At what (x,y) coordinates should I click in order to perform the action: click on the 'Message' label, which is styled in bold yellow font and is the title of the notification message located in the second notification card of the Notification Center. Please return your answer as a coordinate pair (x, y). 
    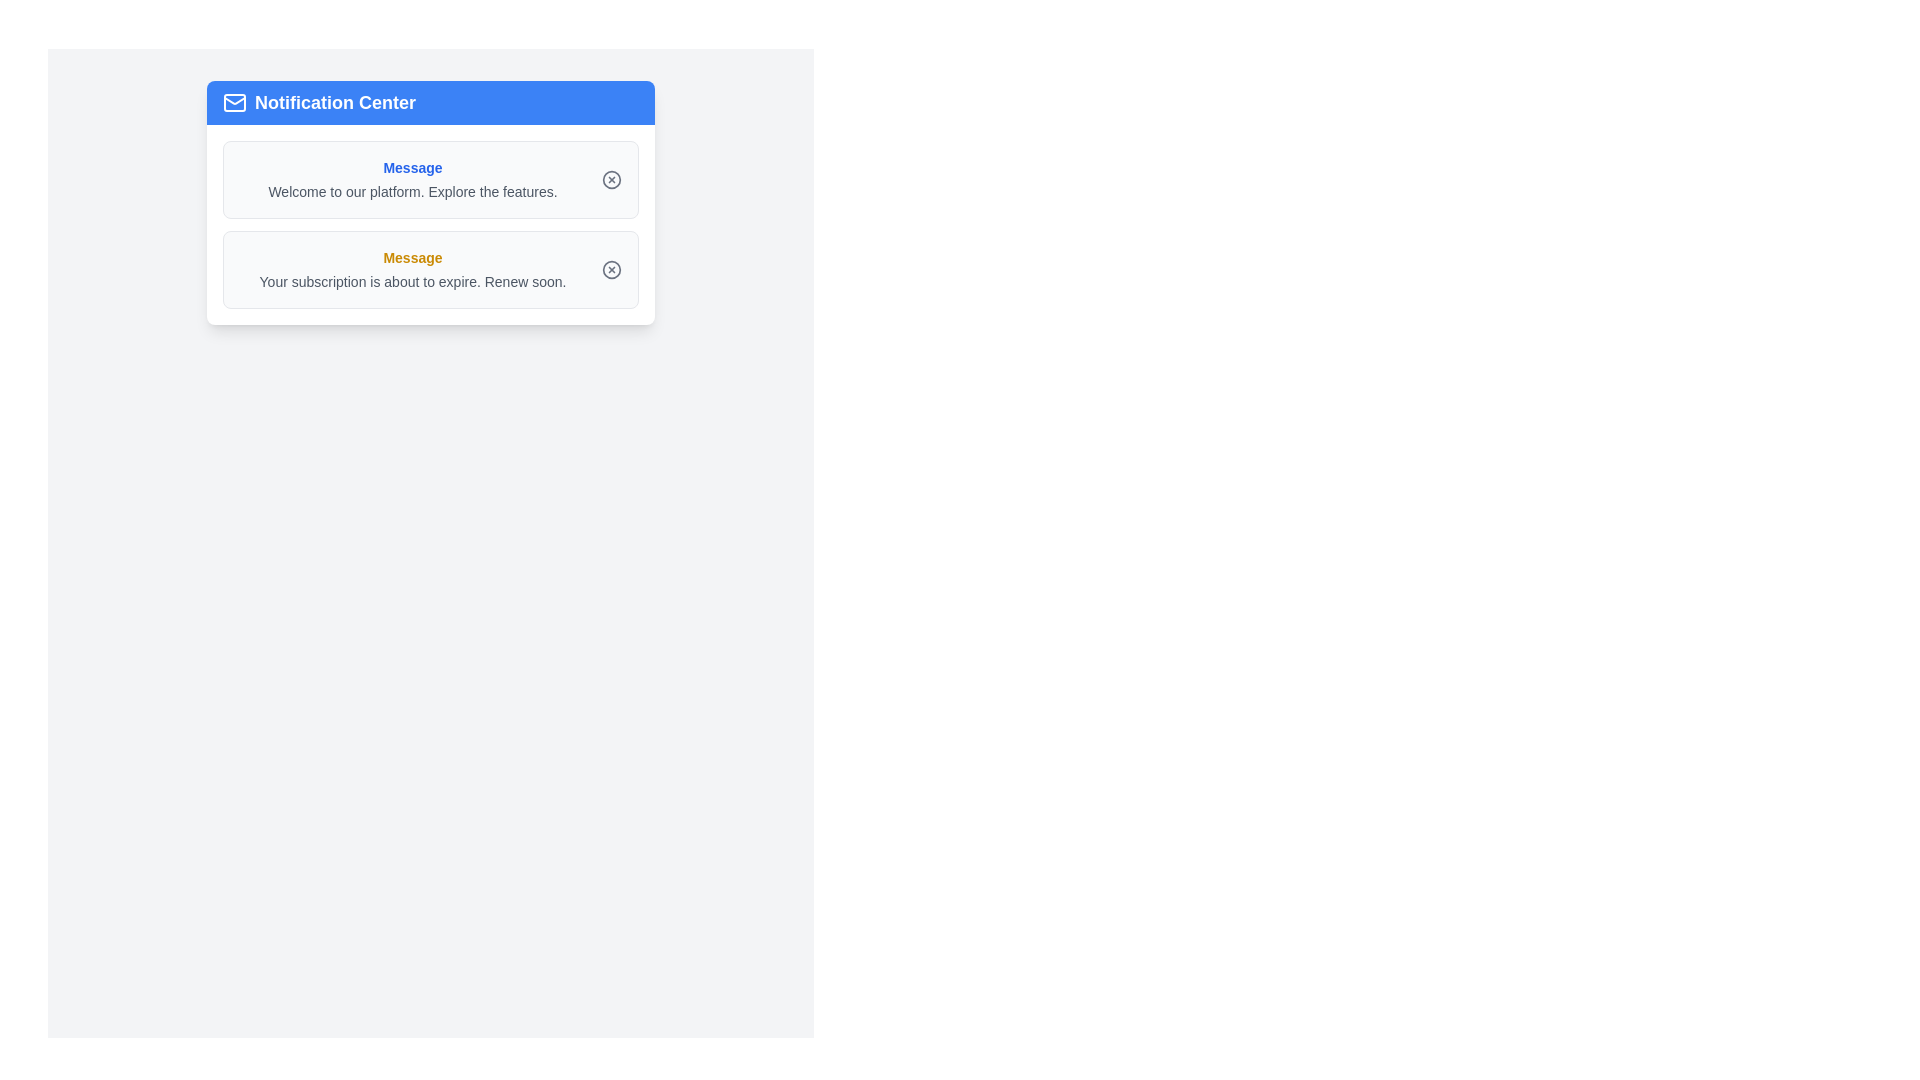
    Looking at the image, I should click on (411, 257).